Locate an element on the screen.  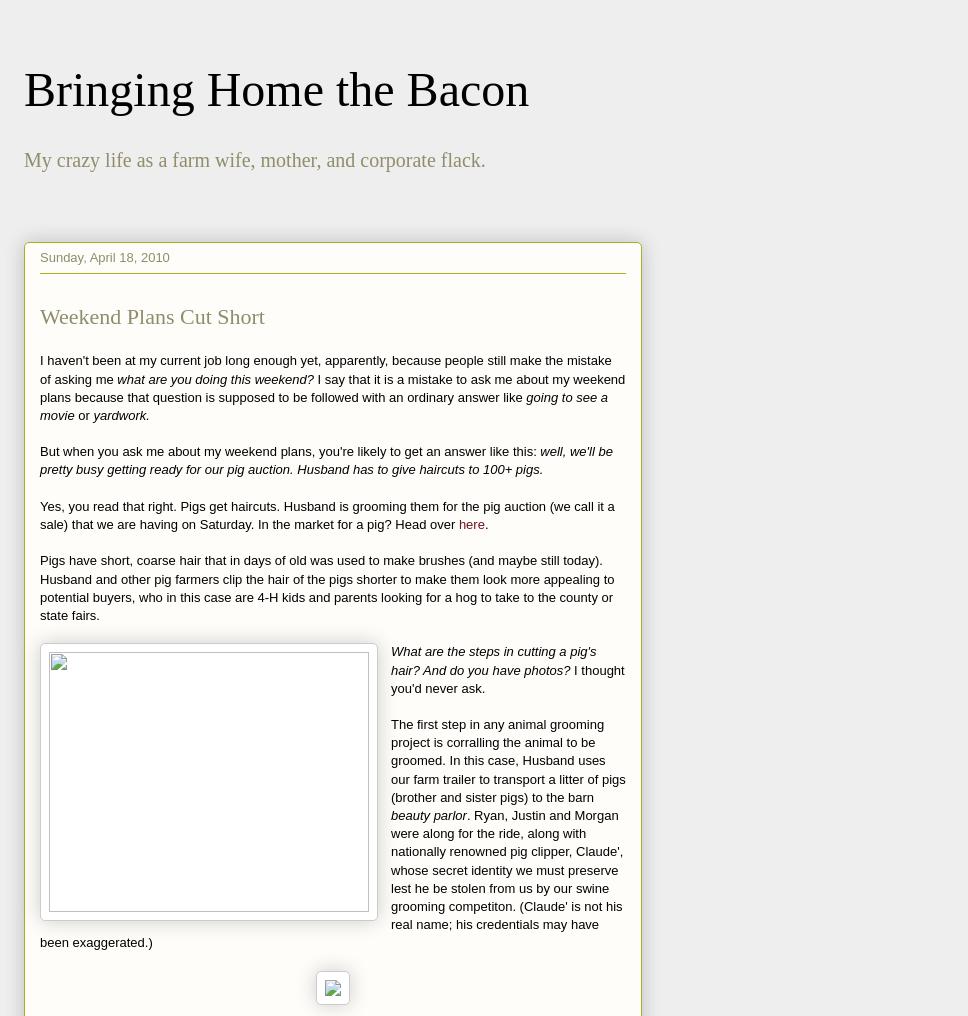
'Pigs have short, coarse hair that in days of old was used to make brushes (and maybe still today). Husband and other pig farmers clip the hair of the pigs shorter to make them look more appealing to potential buyers, who in this case are 4-H kids and parents looking for a hog to take to the county or state fairs.' is located at coordinates (39, 587).